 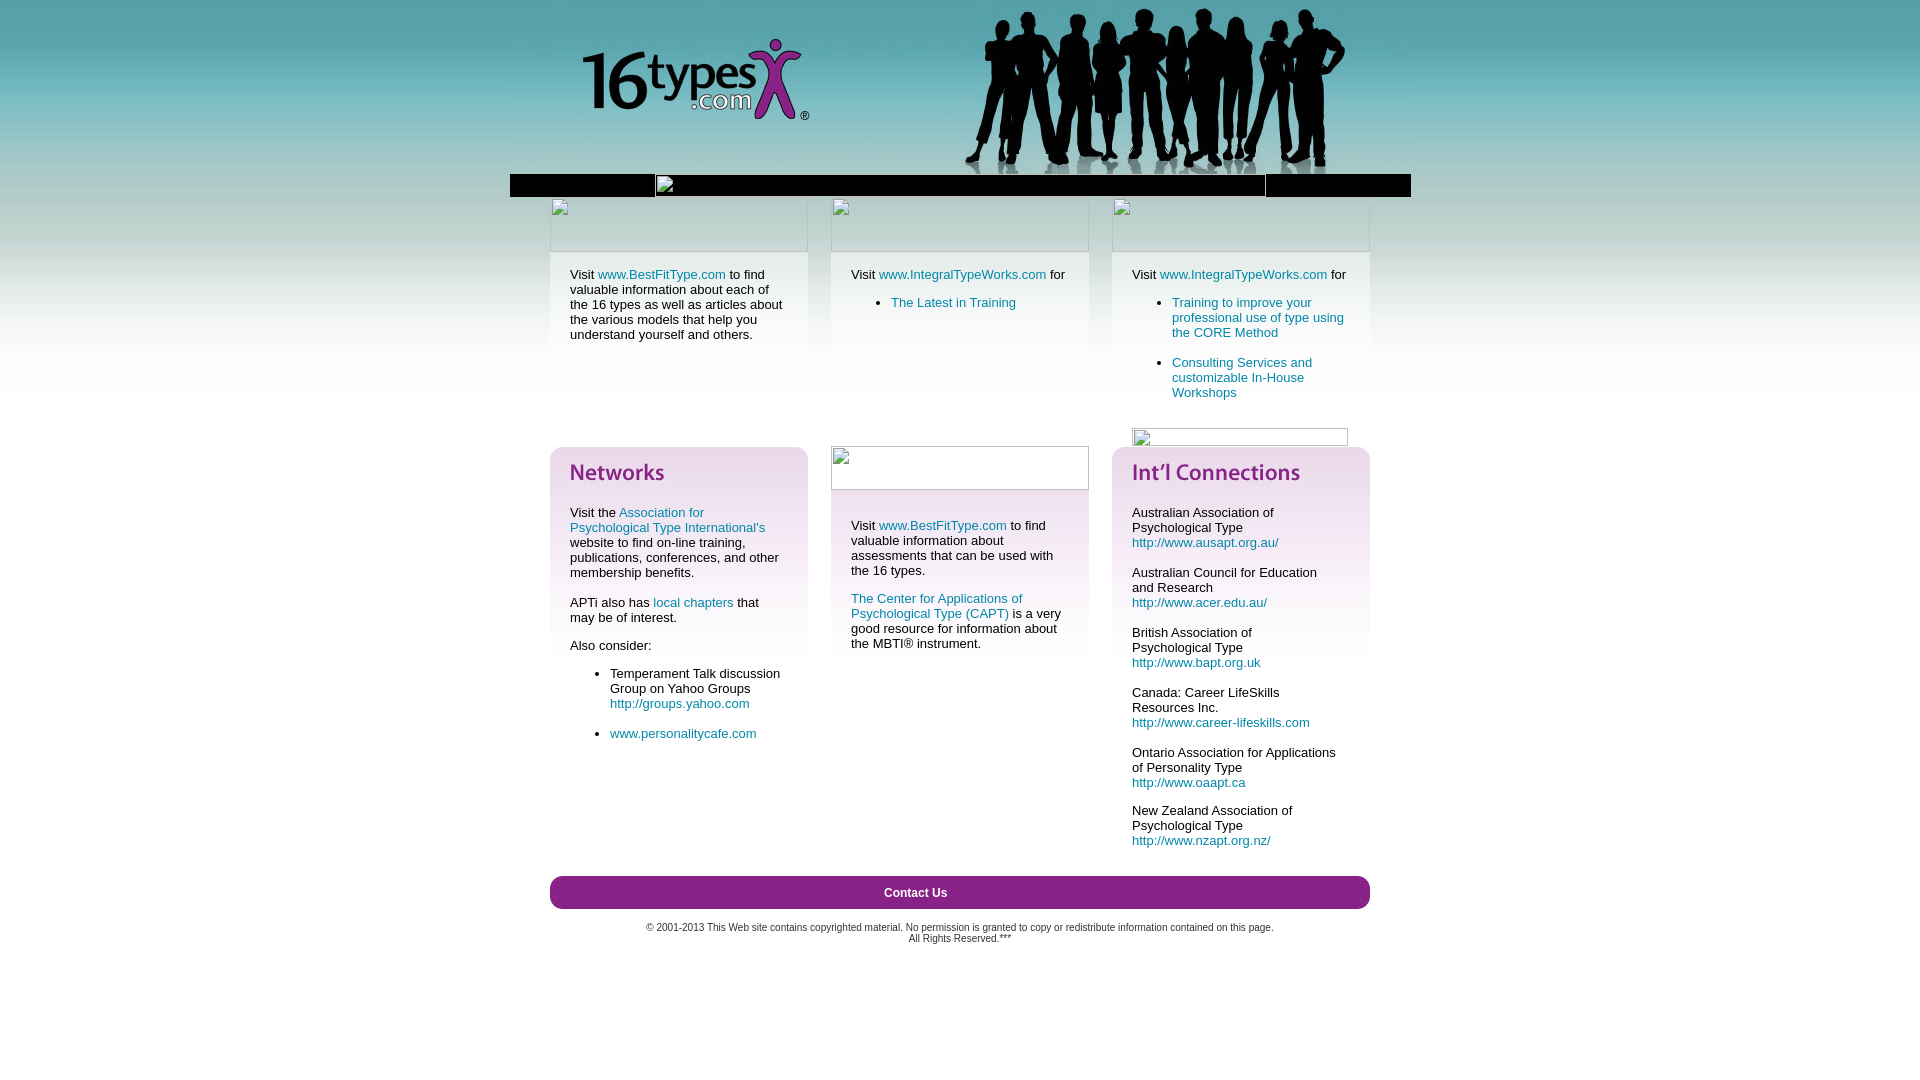 What do you see at coordinates (1219, 722) in the screenshot?
I see `'http://www.career-lifeskills.com'` at bounding box center [1219, 722].